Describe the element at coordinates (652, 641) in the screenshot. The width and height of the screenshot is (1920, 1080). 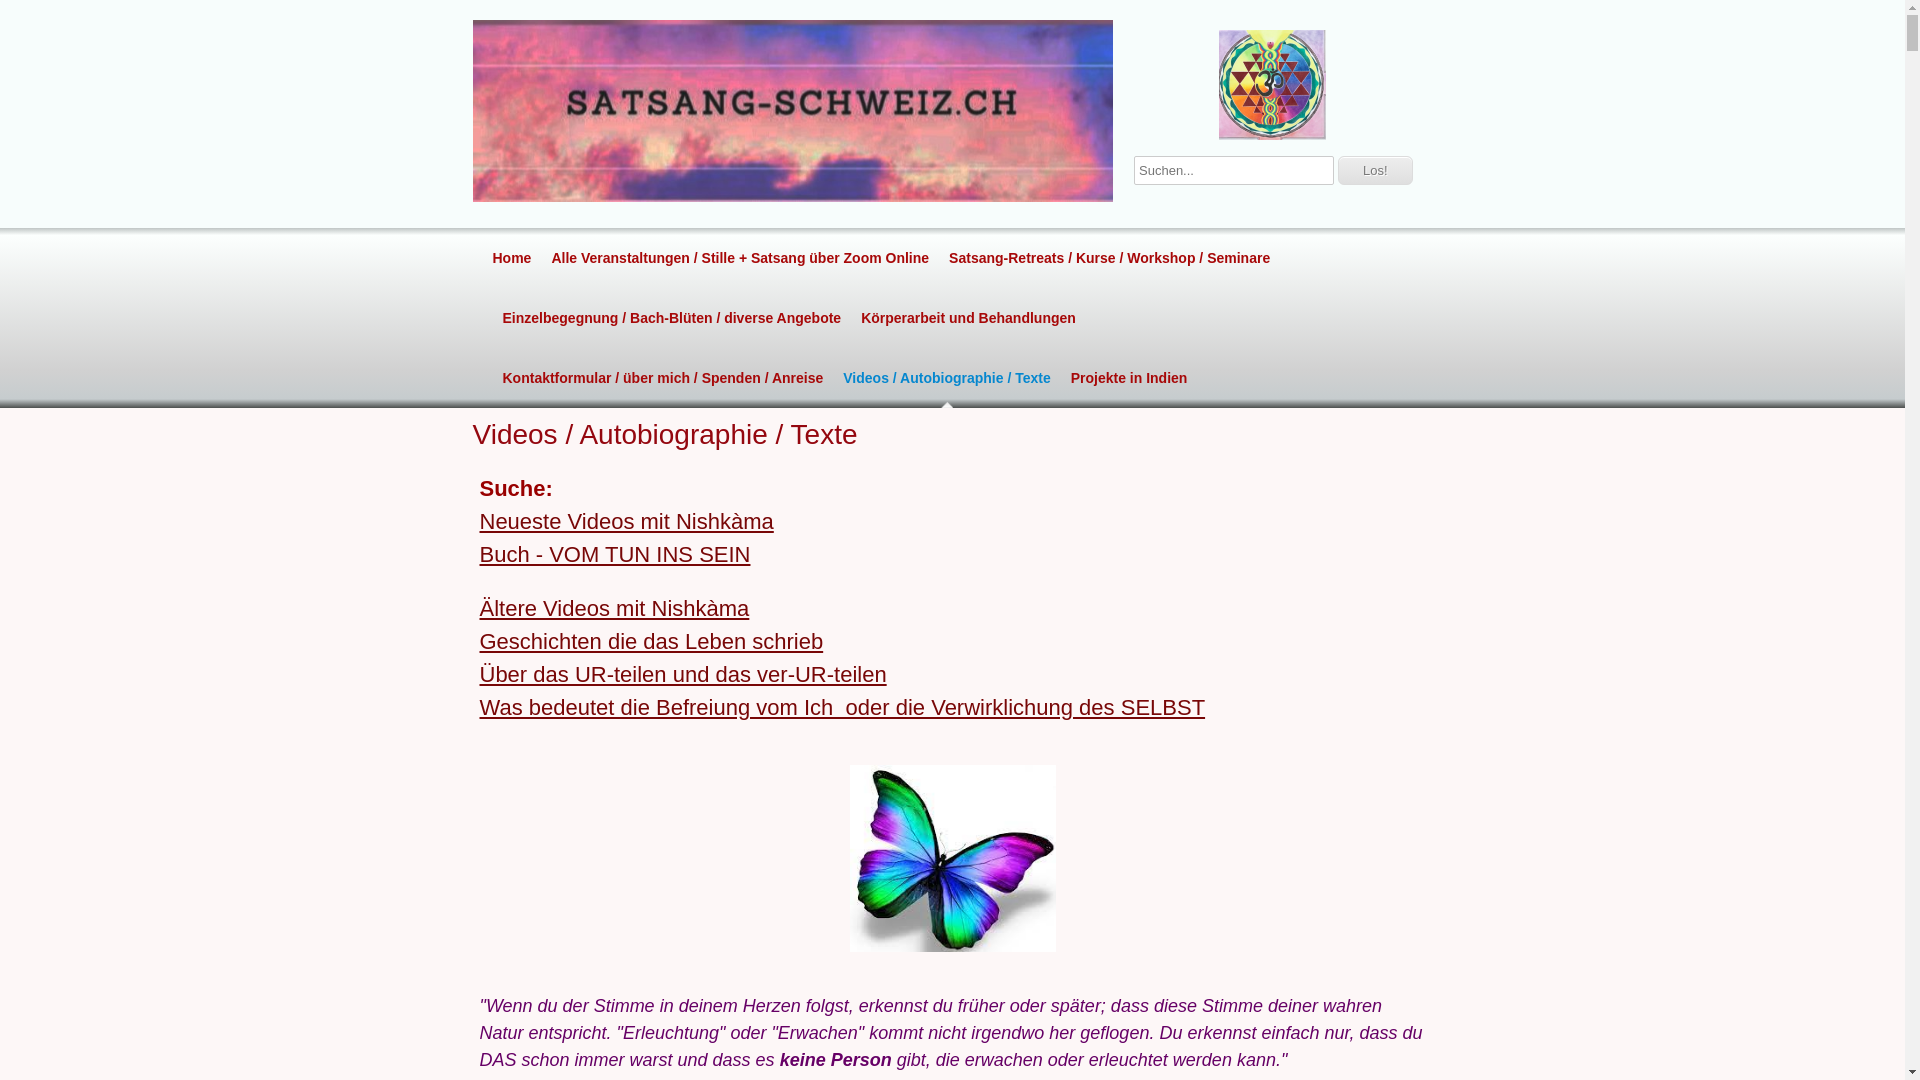
I see `'Geschichten die das Leben schrieb'` at that location.